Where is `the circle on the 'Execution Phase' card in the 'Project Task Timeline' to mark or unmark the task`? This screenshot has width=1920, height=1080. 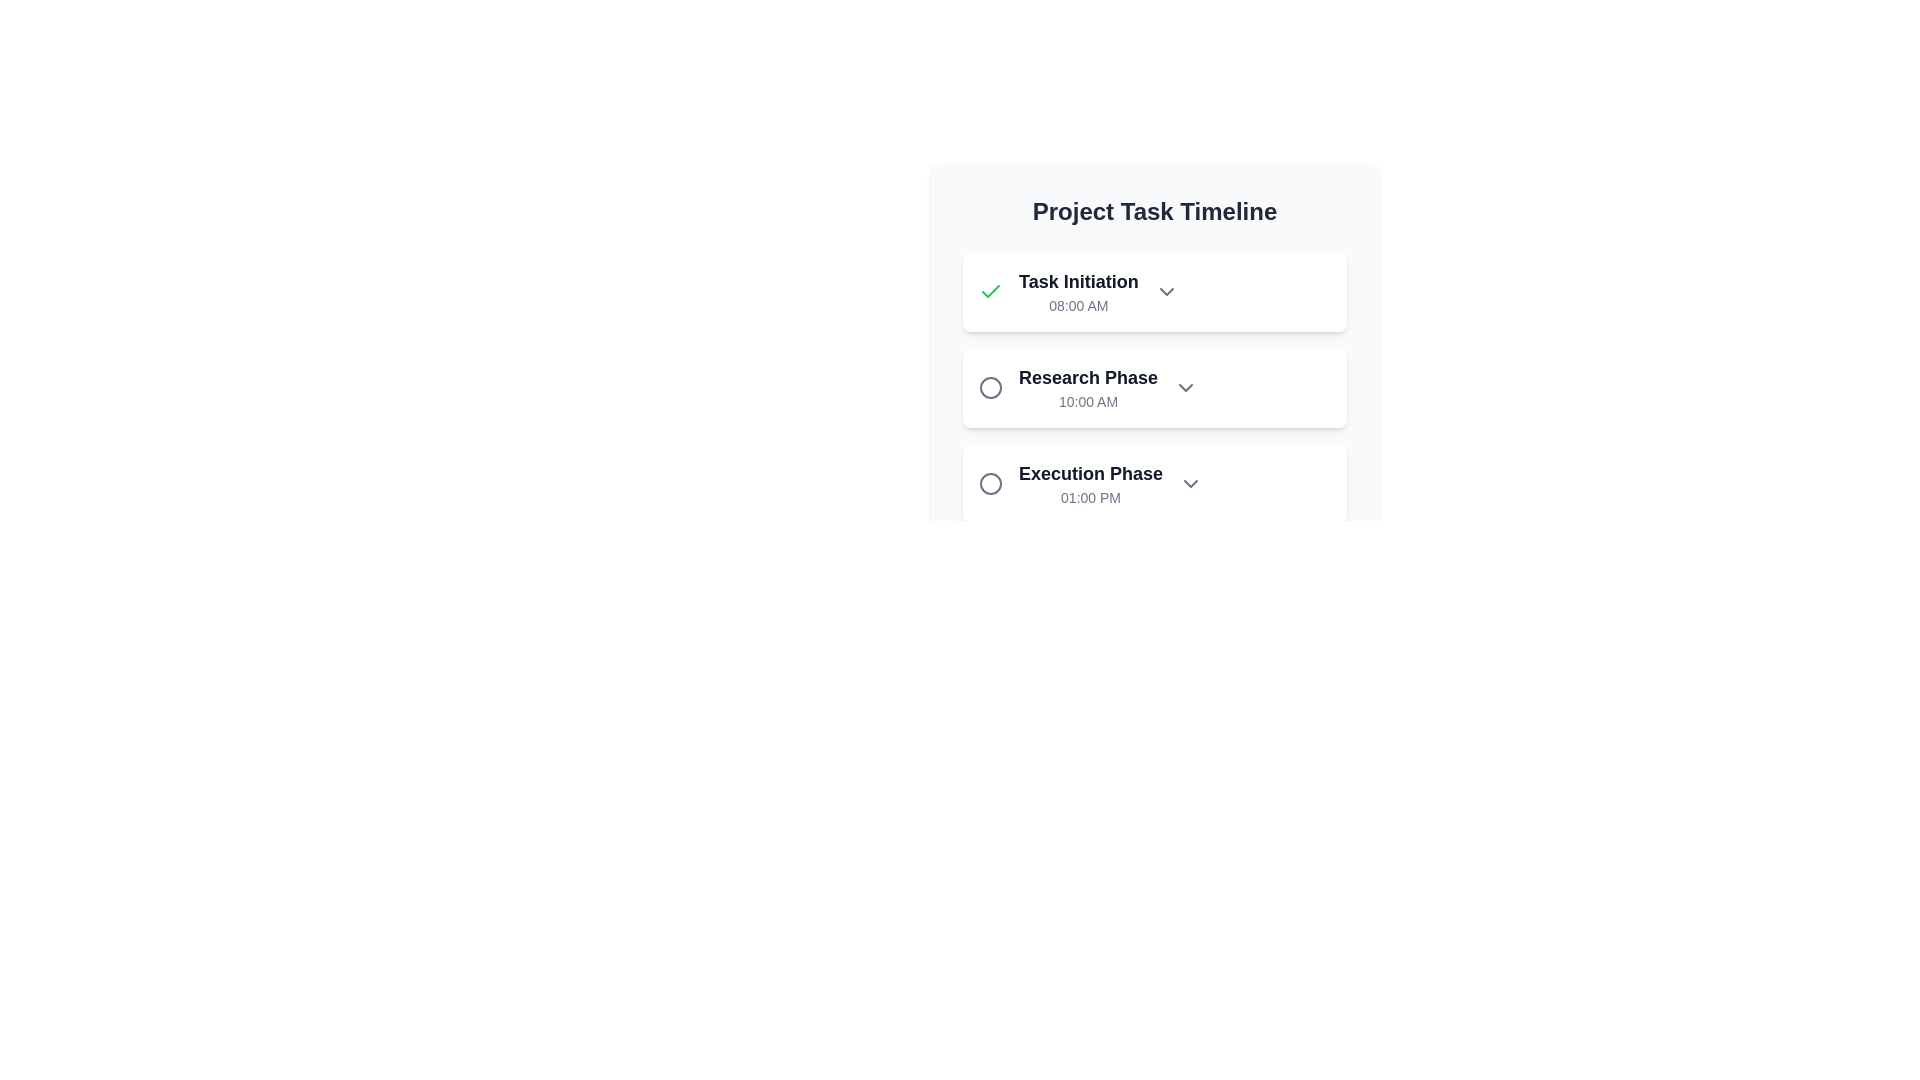
the circle on the 'Execution Phase' card in the 'Project Task Timeline' to mark or unmark the task is located at coordinates (1155, 483).